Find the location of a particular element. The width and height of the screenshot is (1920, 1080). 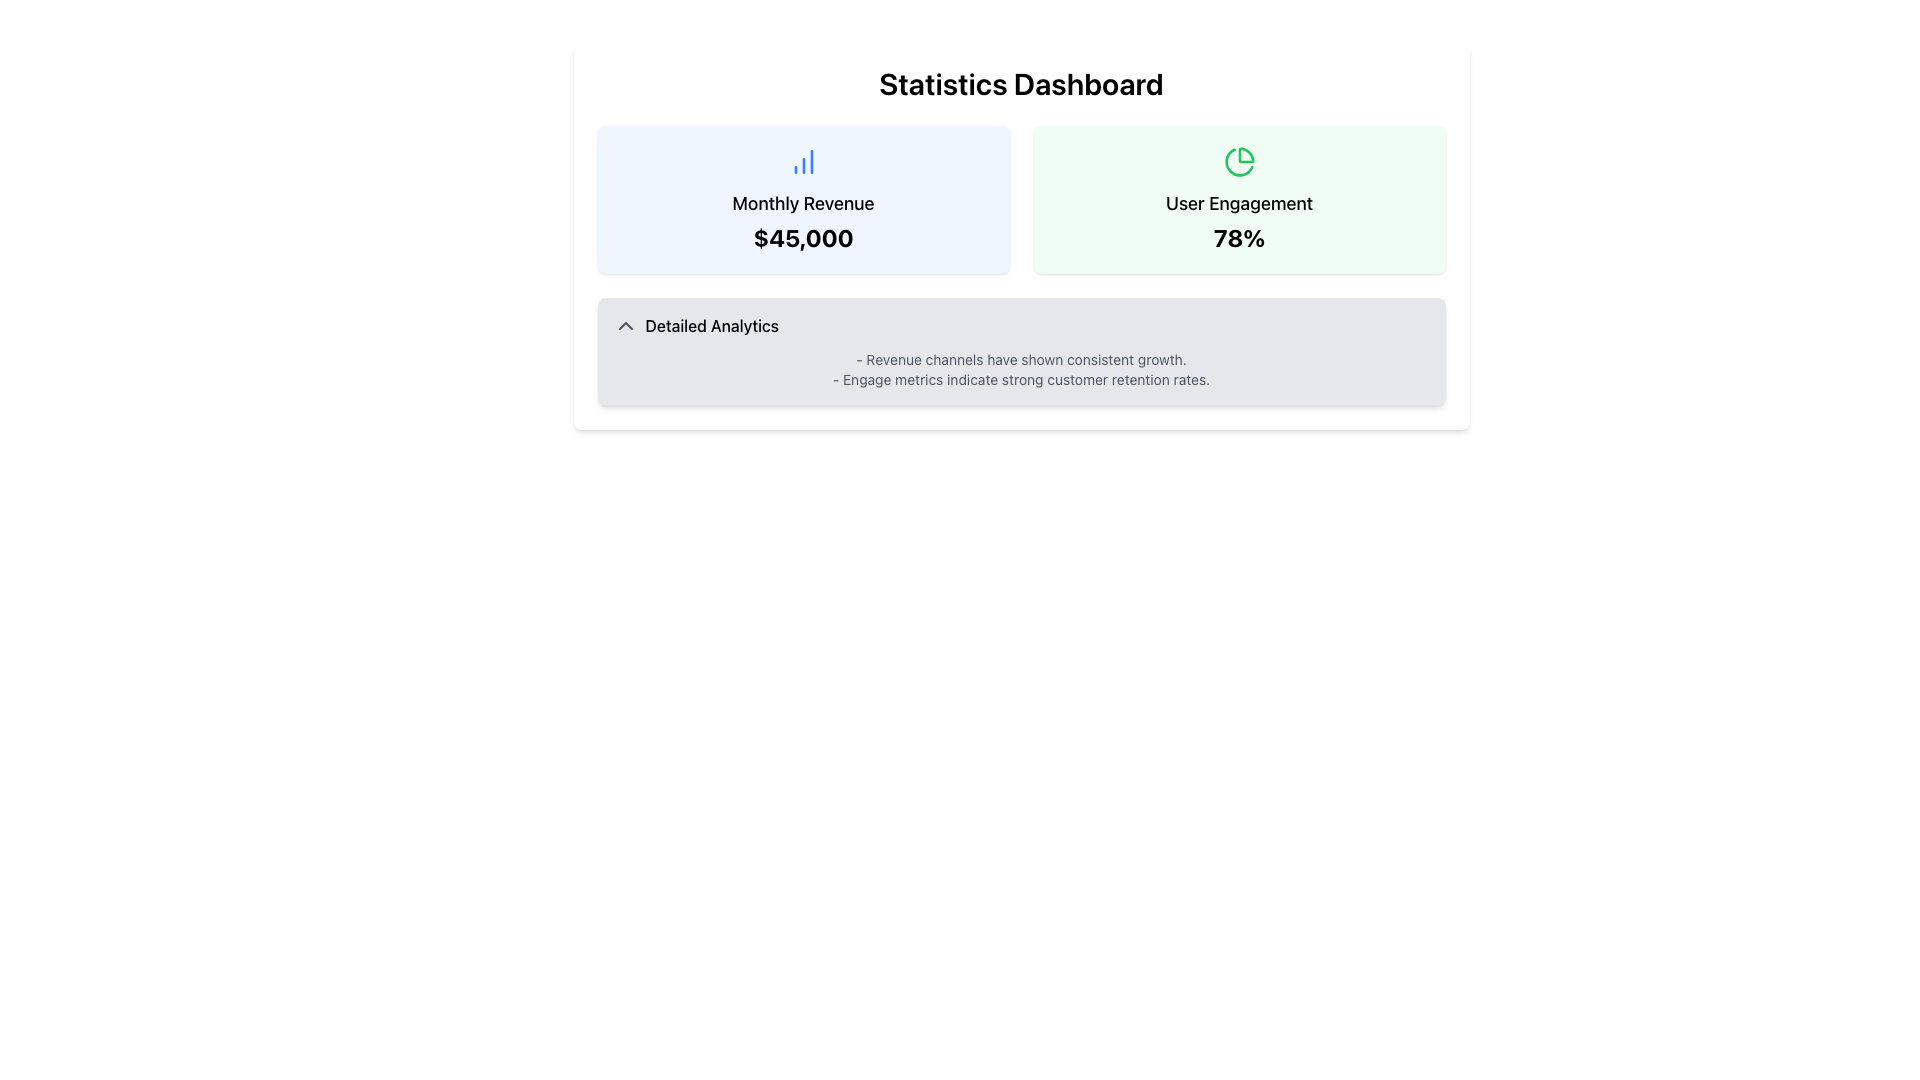

the highlighted segment of the pie chart SVG icon, which represents a fraction of user engagement data, located to the right of the 'Statistics Dashboard' heading and above the 'User Engagement' metric is located at coordinates (1245, 154).